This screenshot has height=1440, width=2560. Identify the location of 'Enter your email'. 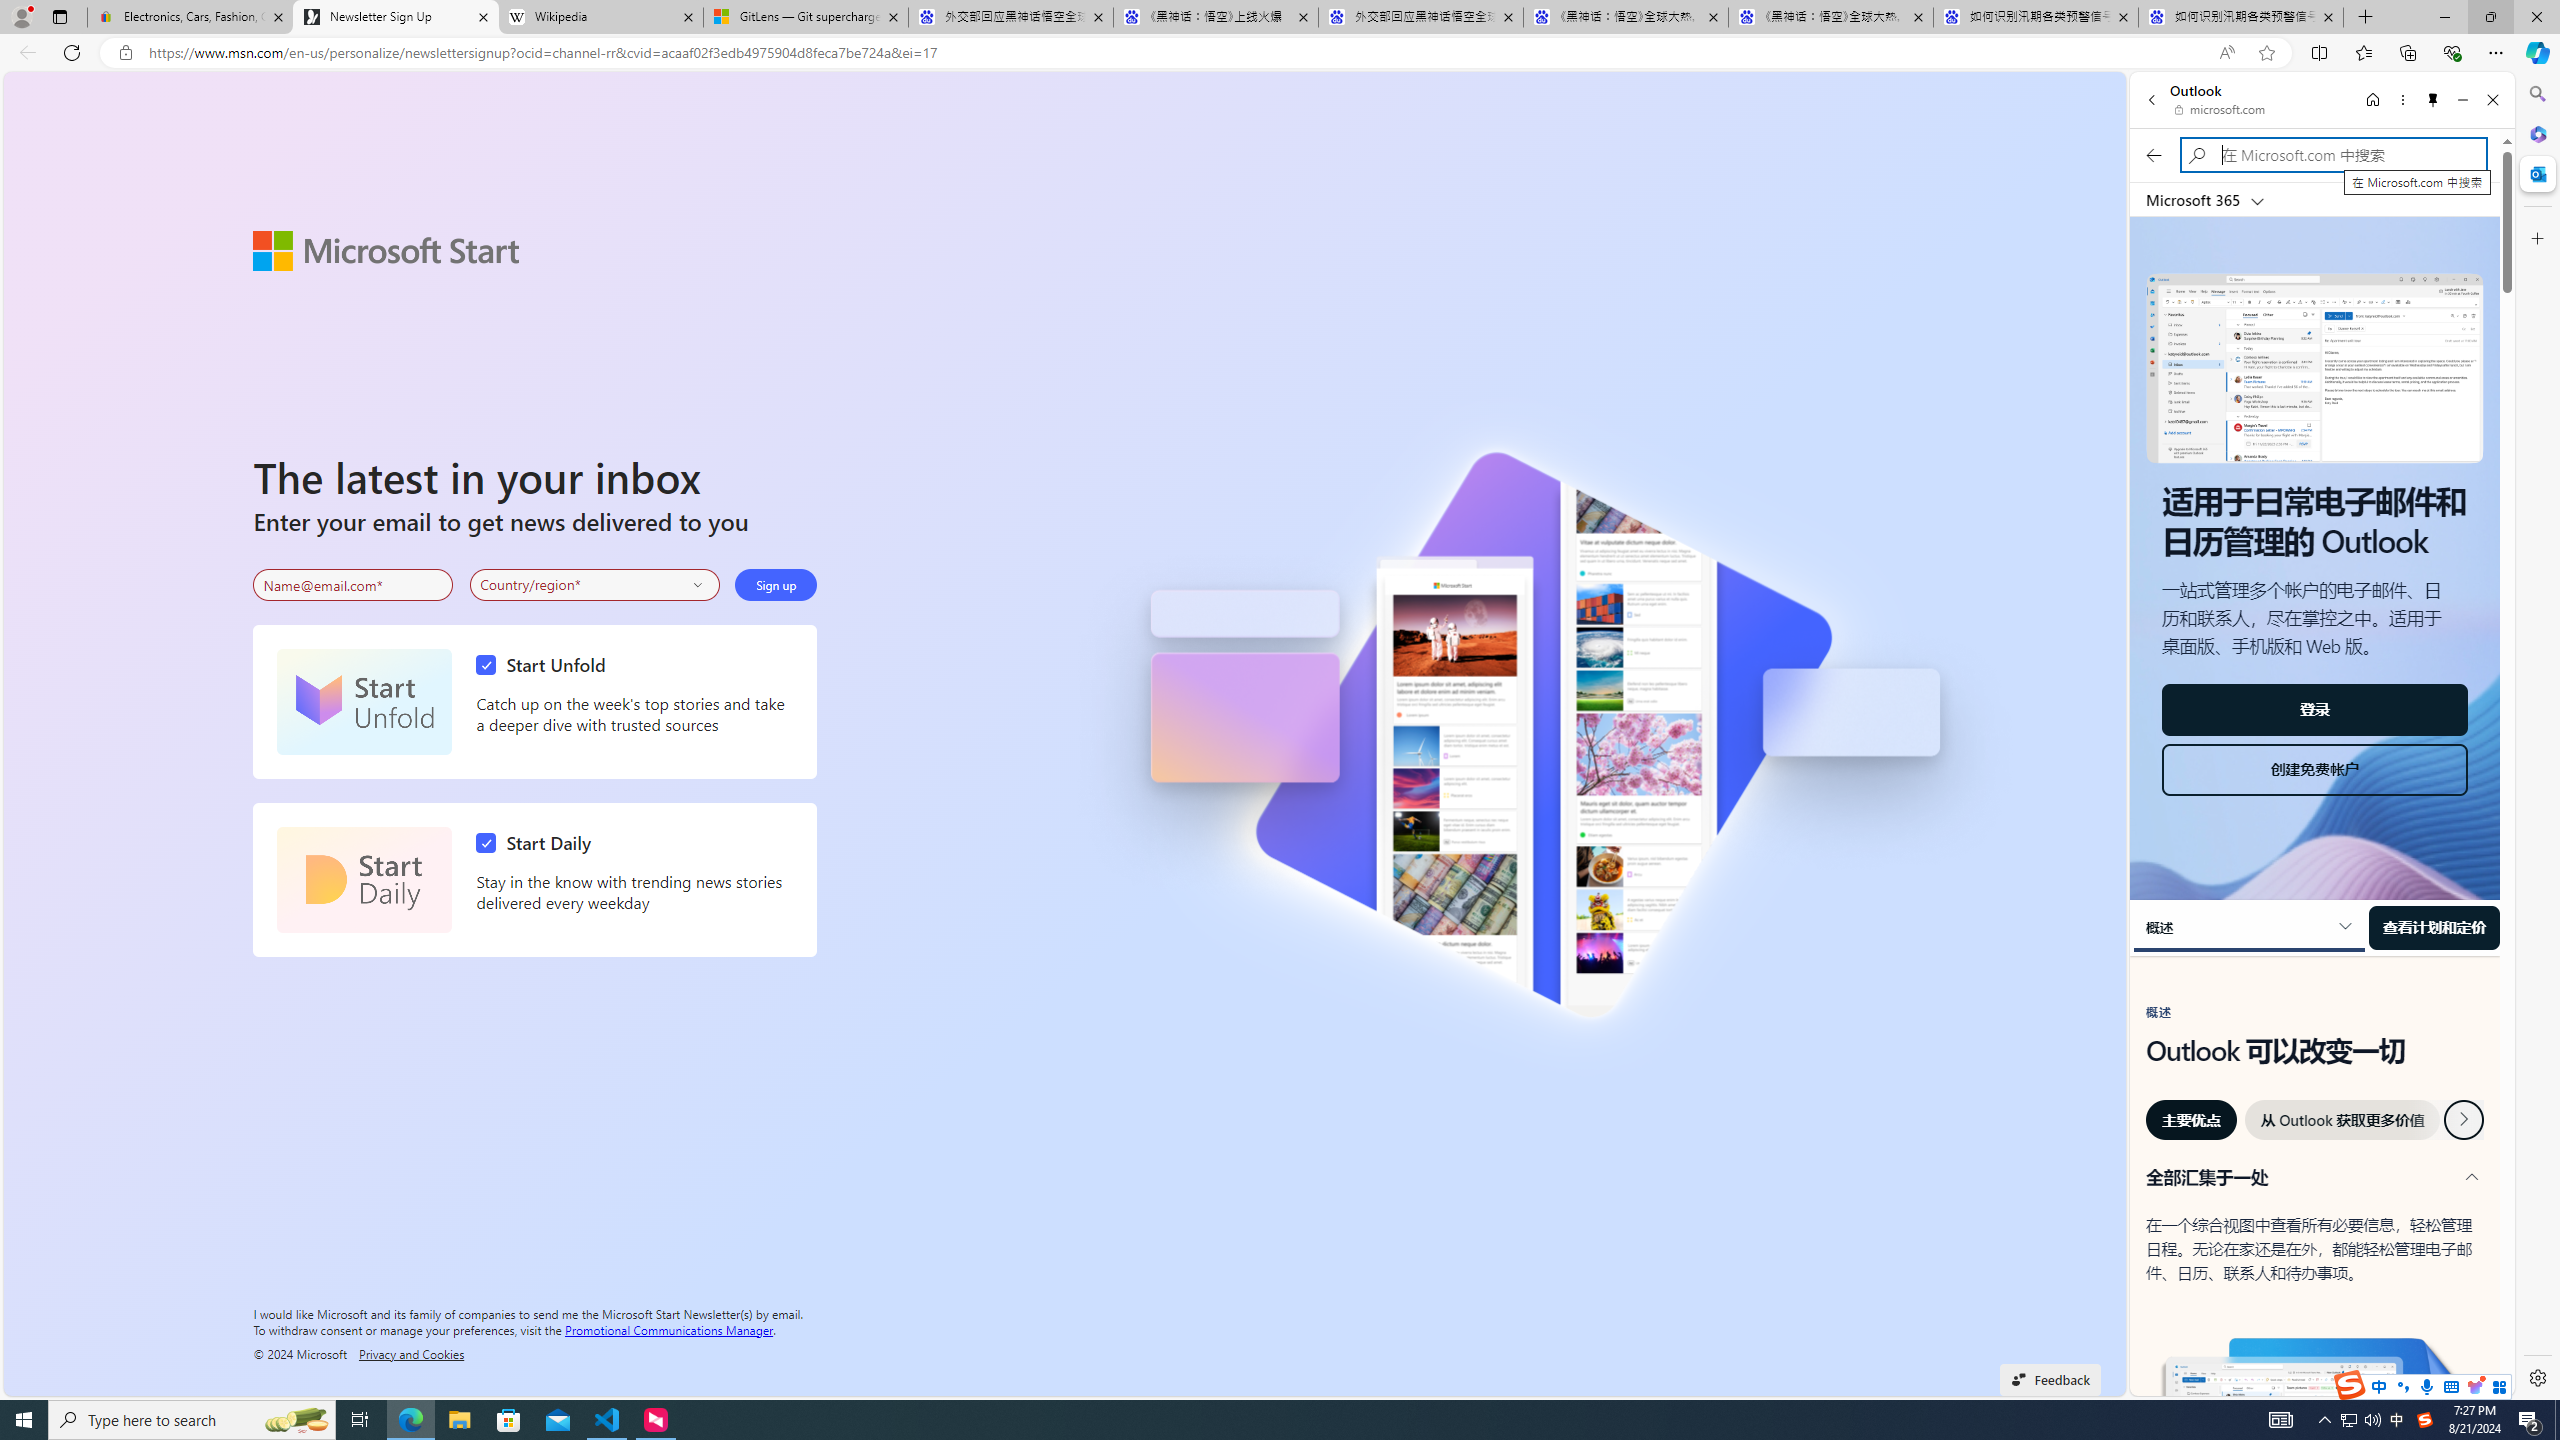
(352, 585).